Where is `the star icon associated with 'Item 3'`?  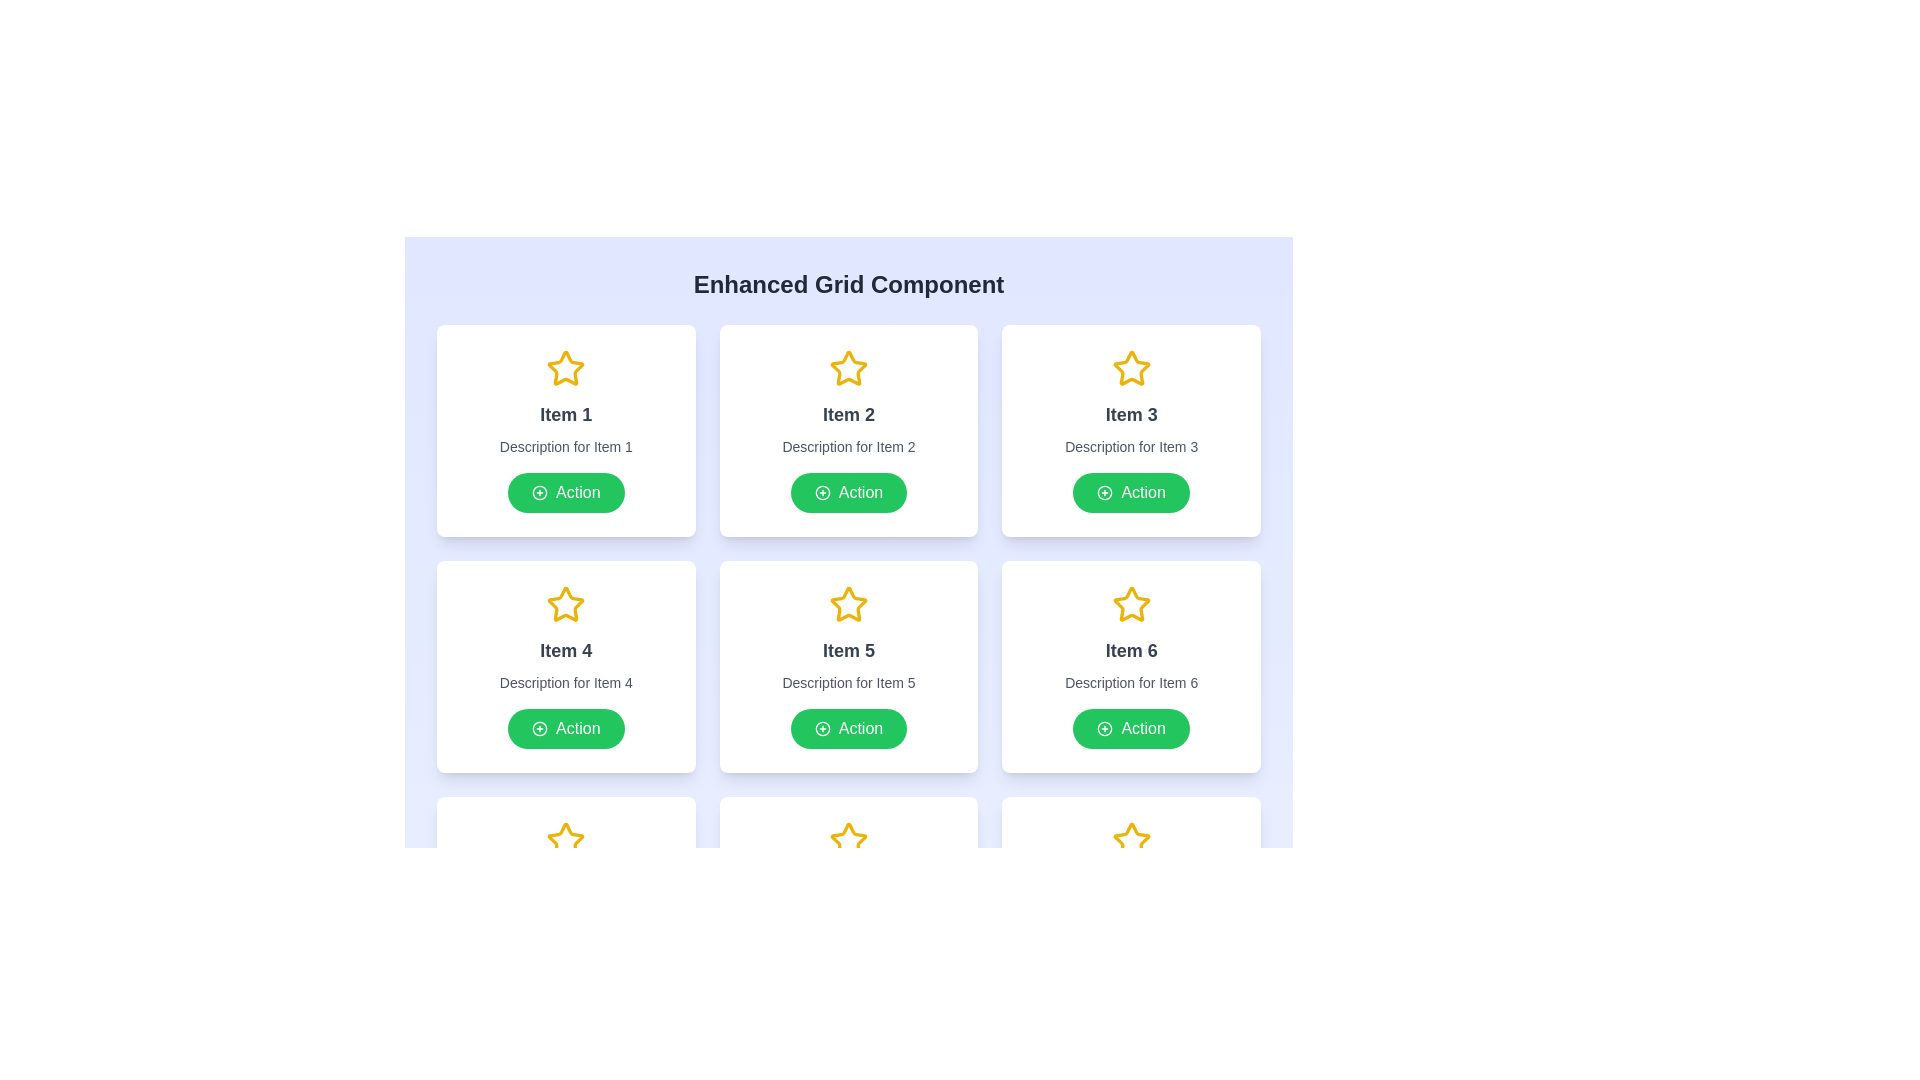 the star icon associated with 'Item 3' is located at coordinates (1131, 368).